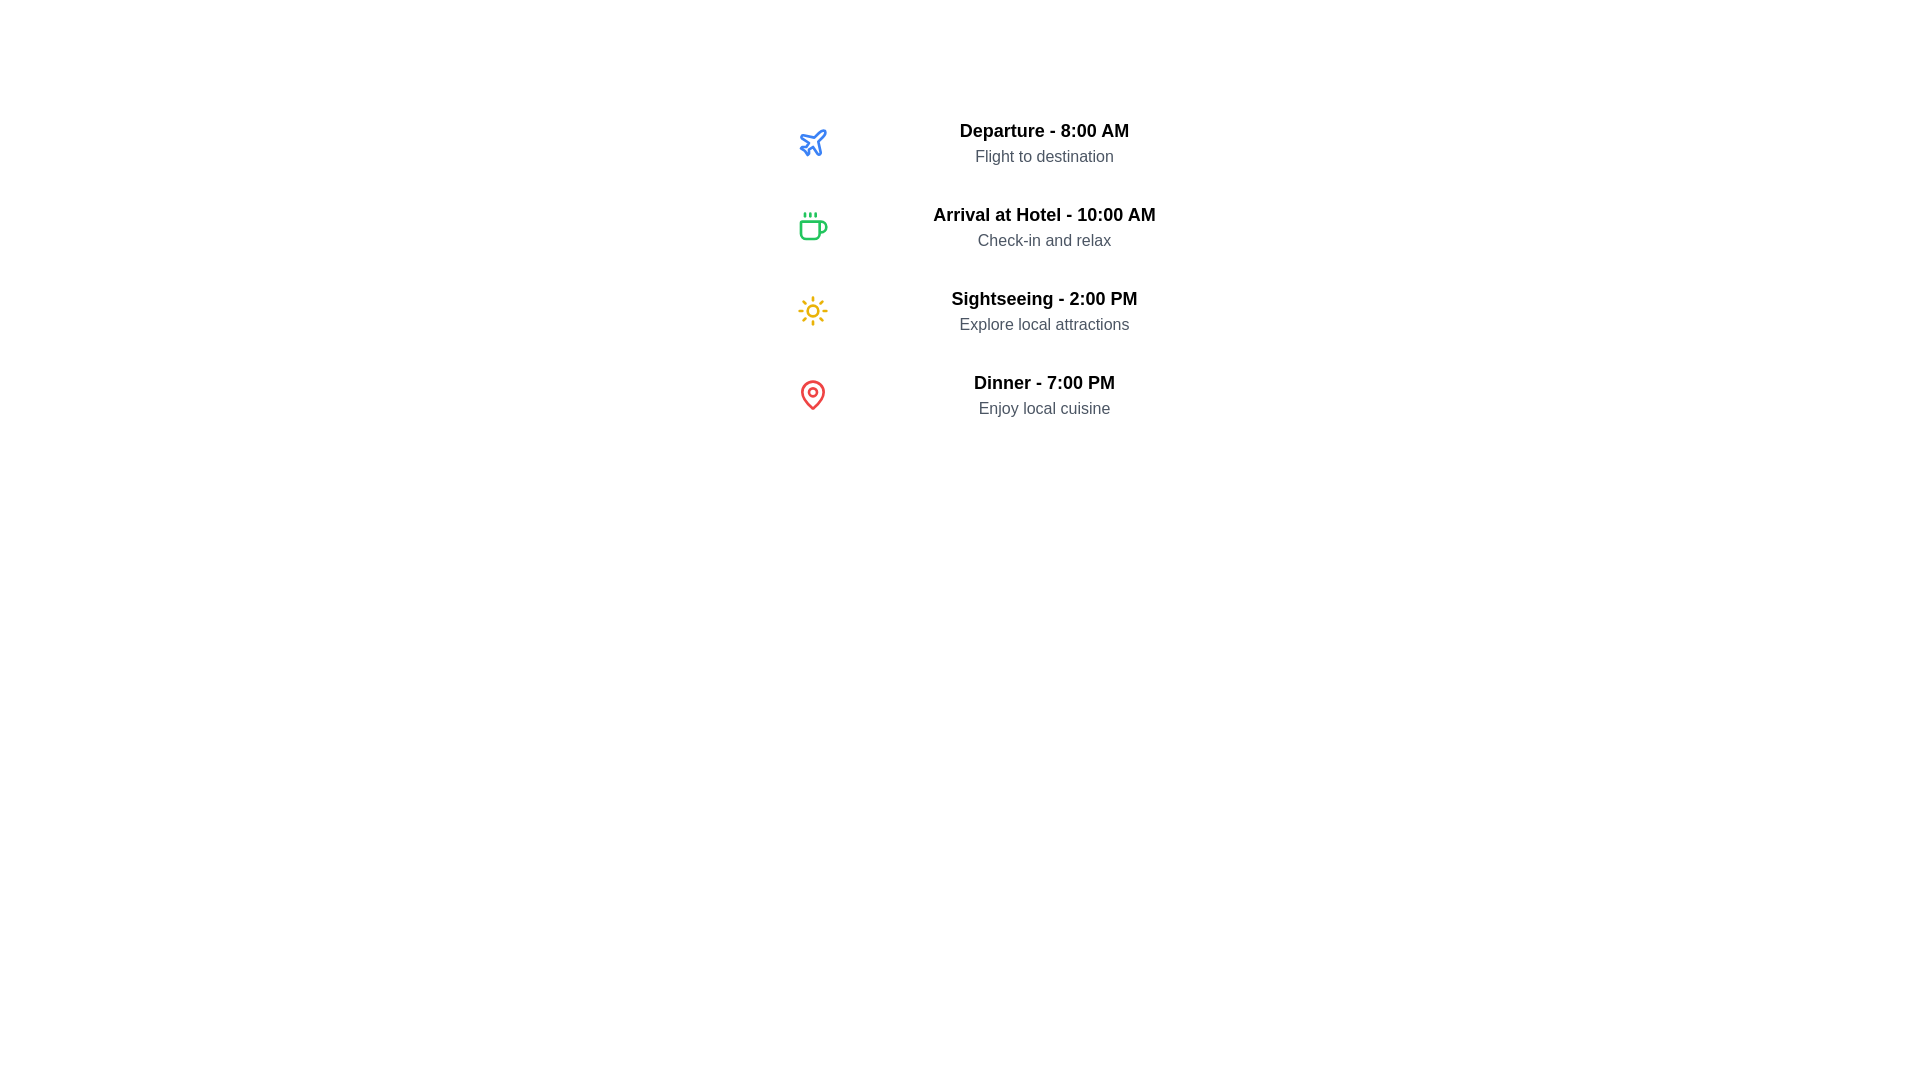  What do you see at coordinates (1043, 239) in the screenshot?
I see `the text label displaying 'Check-in and relax', which is styled in light gray and positioned below 'Arrival at Hotel - 10:00 AM' in the itinerary interface` at bounding box center [1043, 239].